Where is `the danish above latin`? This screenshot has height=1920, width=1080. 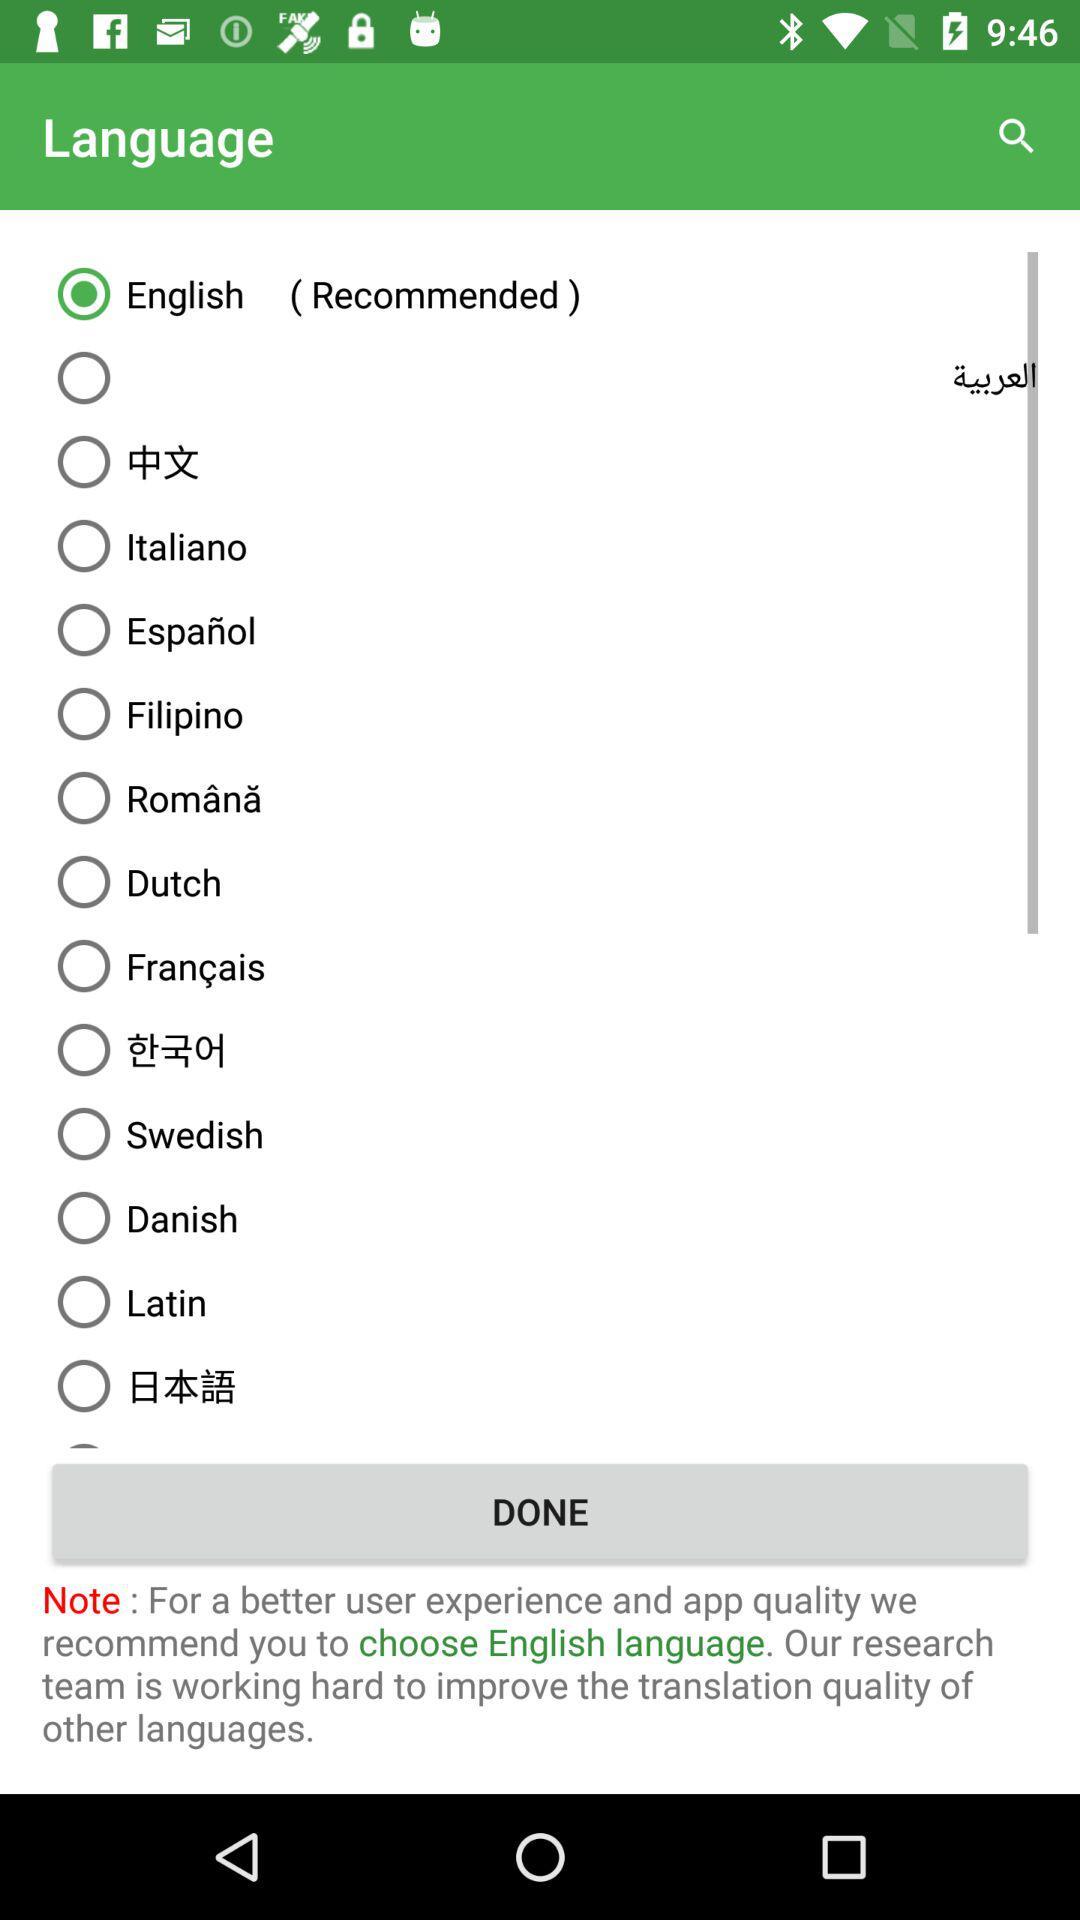 the danish above latin is located at coordinates (540, 1217).